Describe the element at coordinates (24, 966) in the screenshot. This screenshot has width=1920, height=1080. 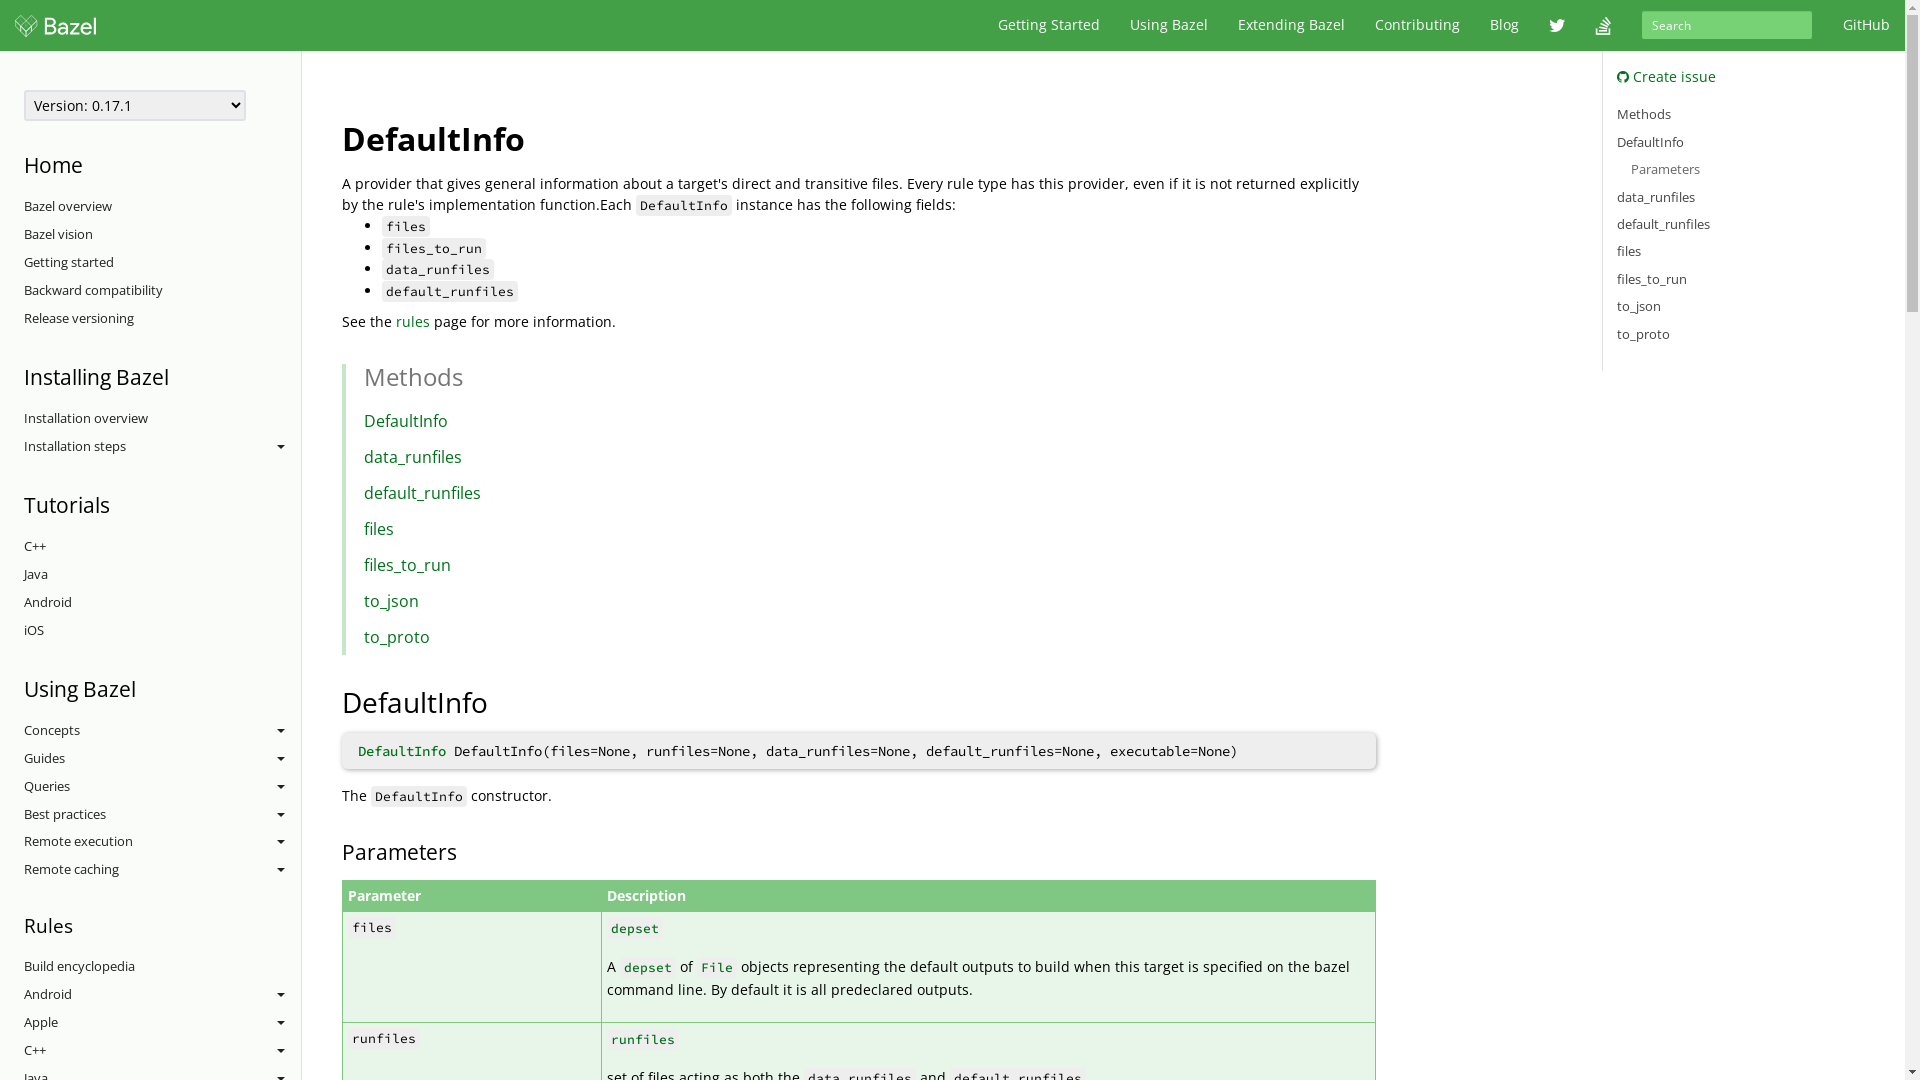
I see `'Build encyclopedia'` at that location.